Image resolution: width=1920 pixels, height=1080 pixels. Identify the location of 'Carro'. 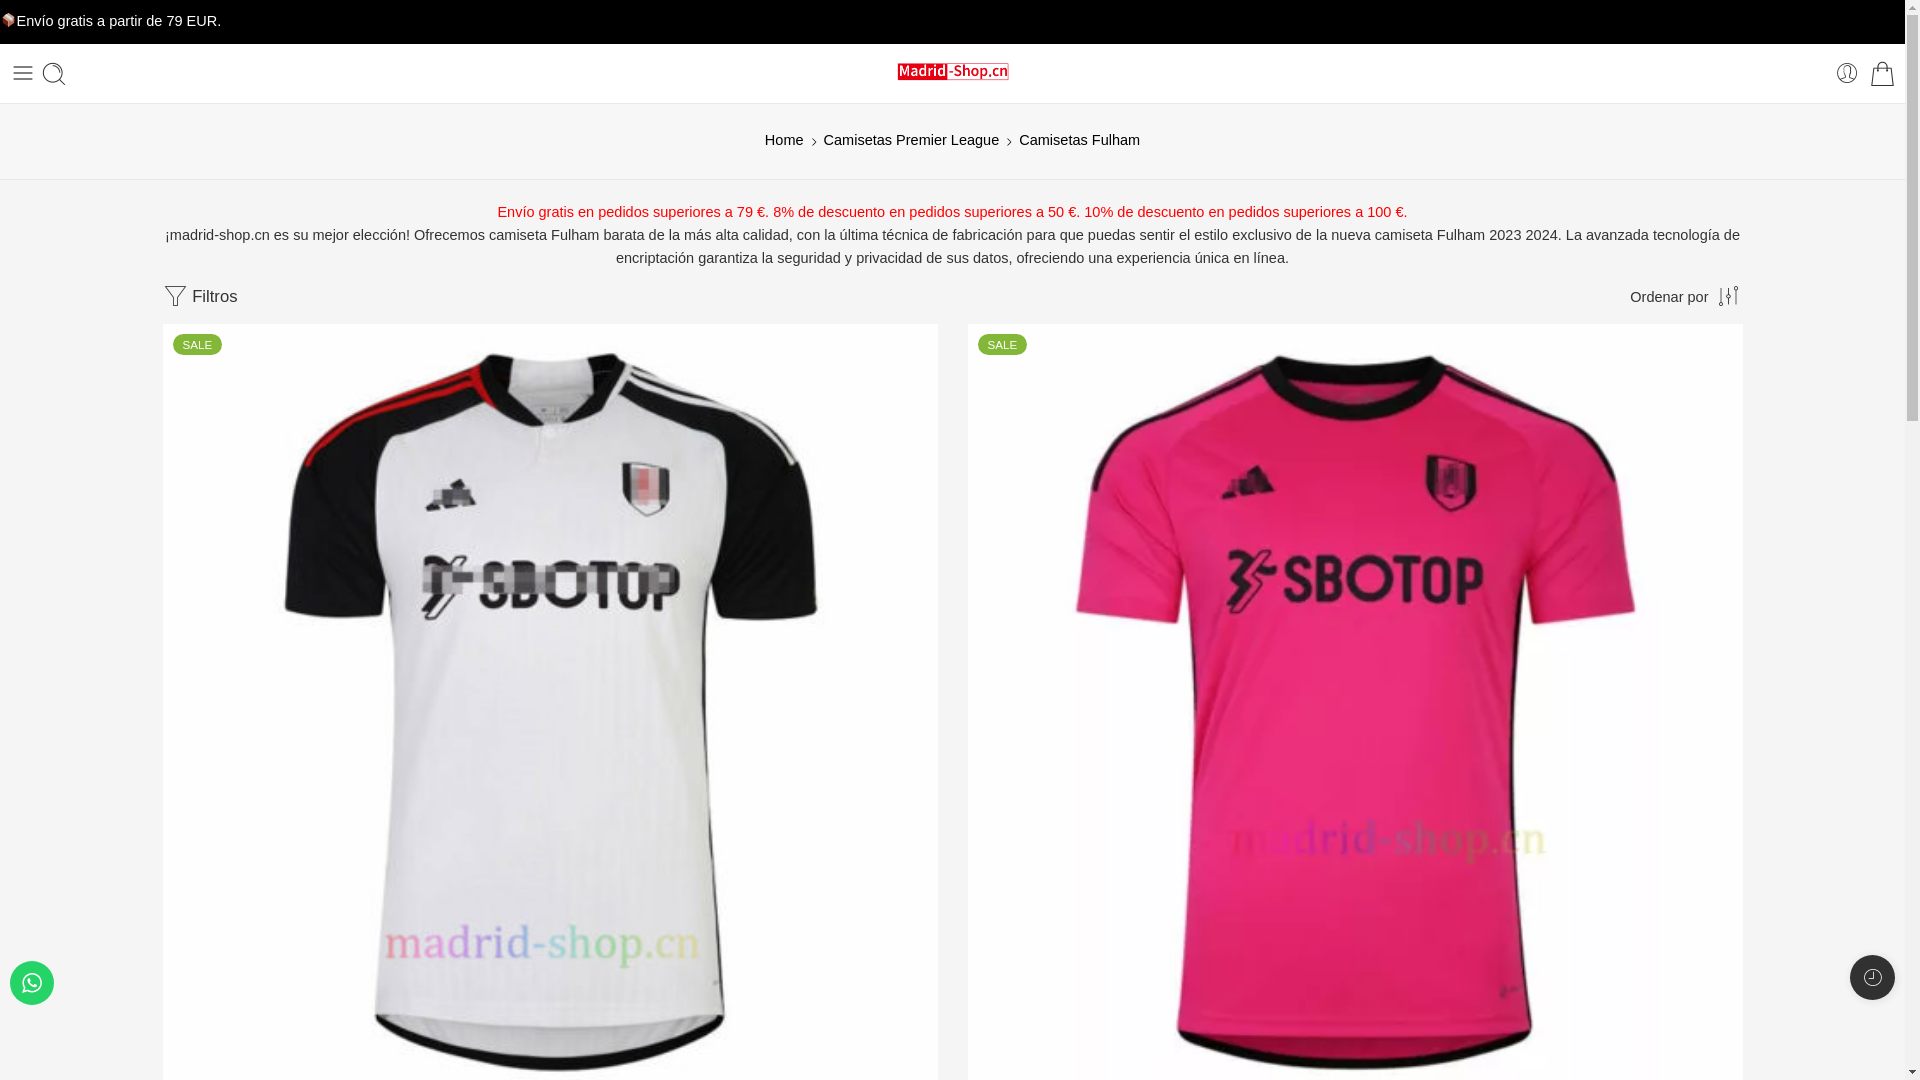
(1881, 71).